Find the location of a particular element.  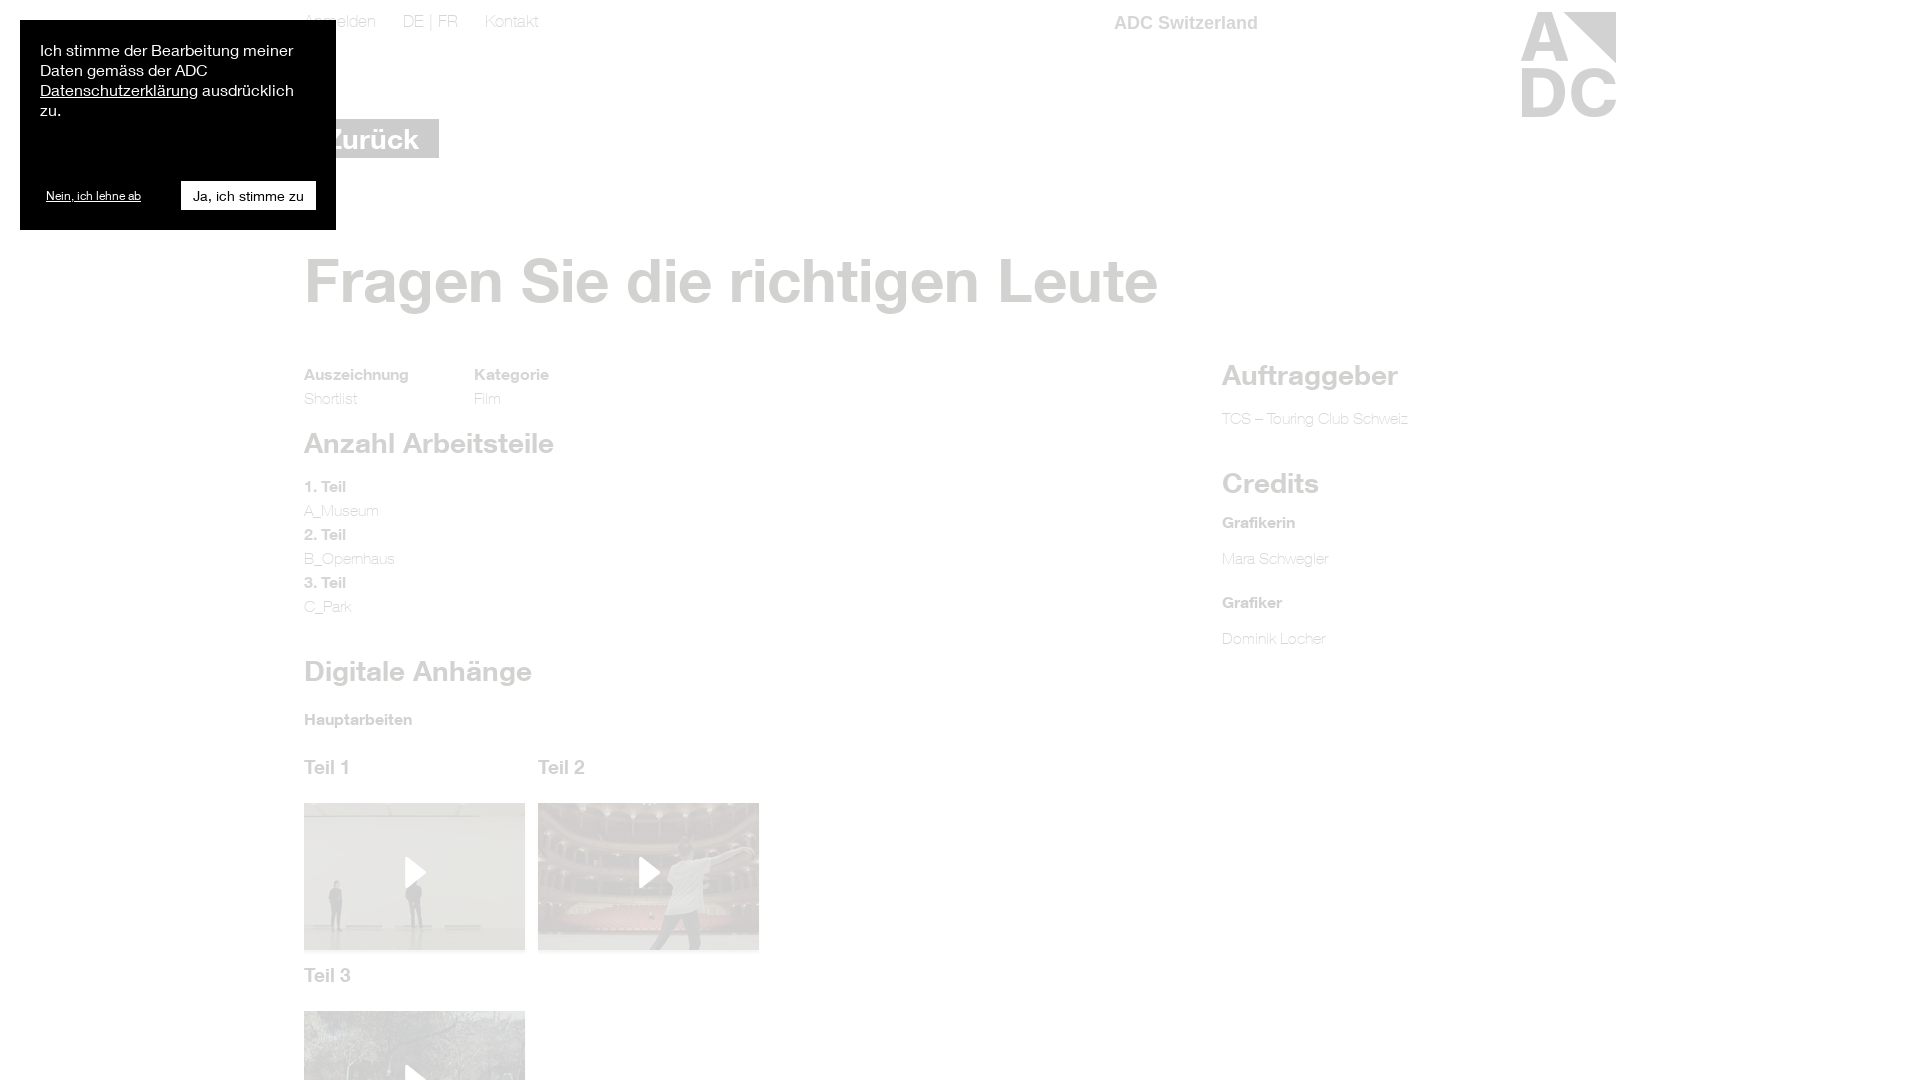

'FR' is located at coordinates (446, 20).